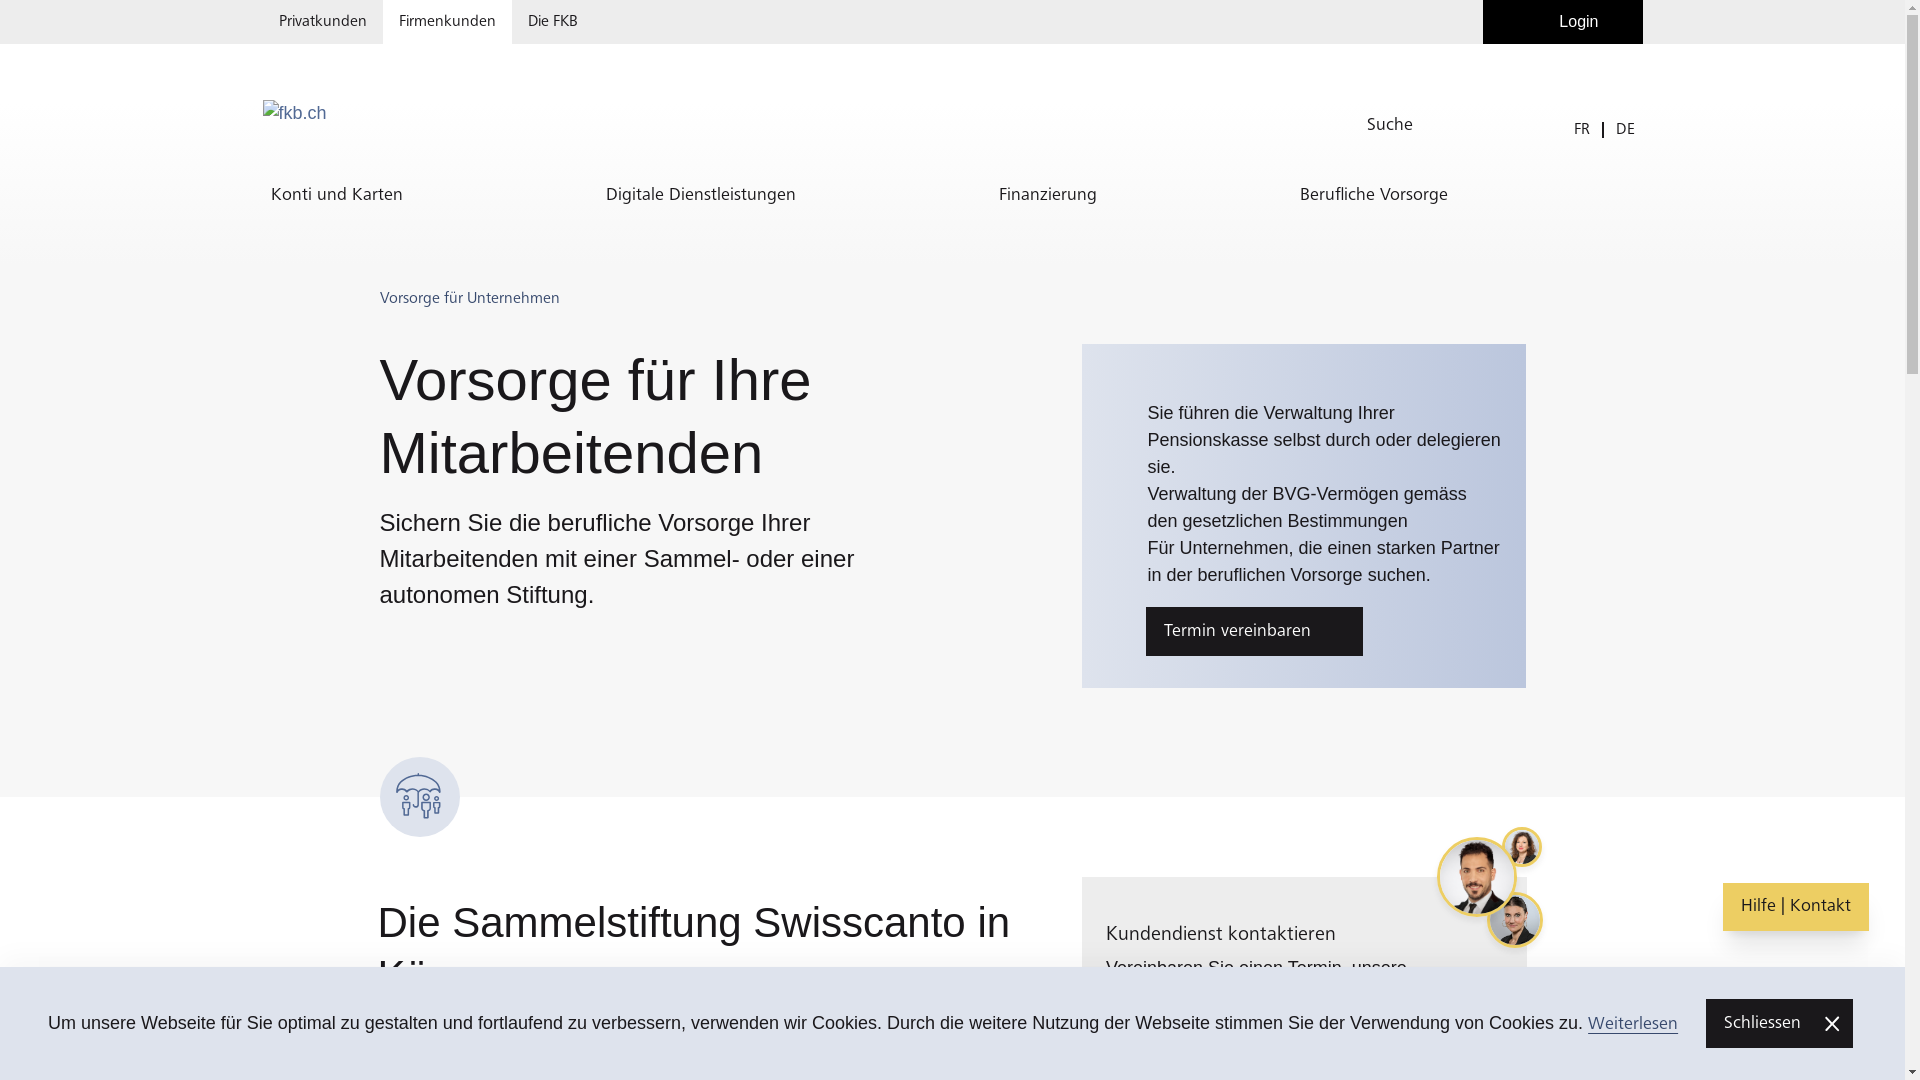 This screenshot has height=1080, width=1920. I want to click on 'Schliessen', so click(1779, 1023).